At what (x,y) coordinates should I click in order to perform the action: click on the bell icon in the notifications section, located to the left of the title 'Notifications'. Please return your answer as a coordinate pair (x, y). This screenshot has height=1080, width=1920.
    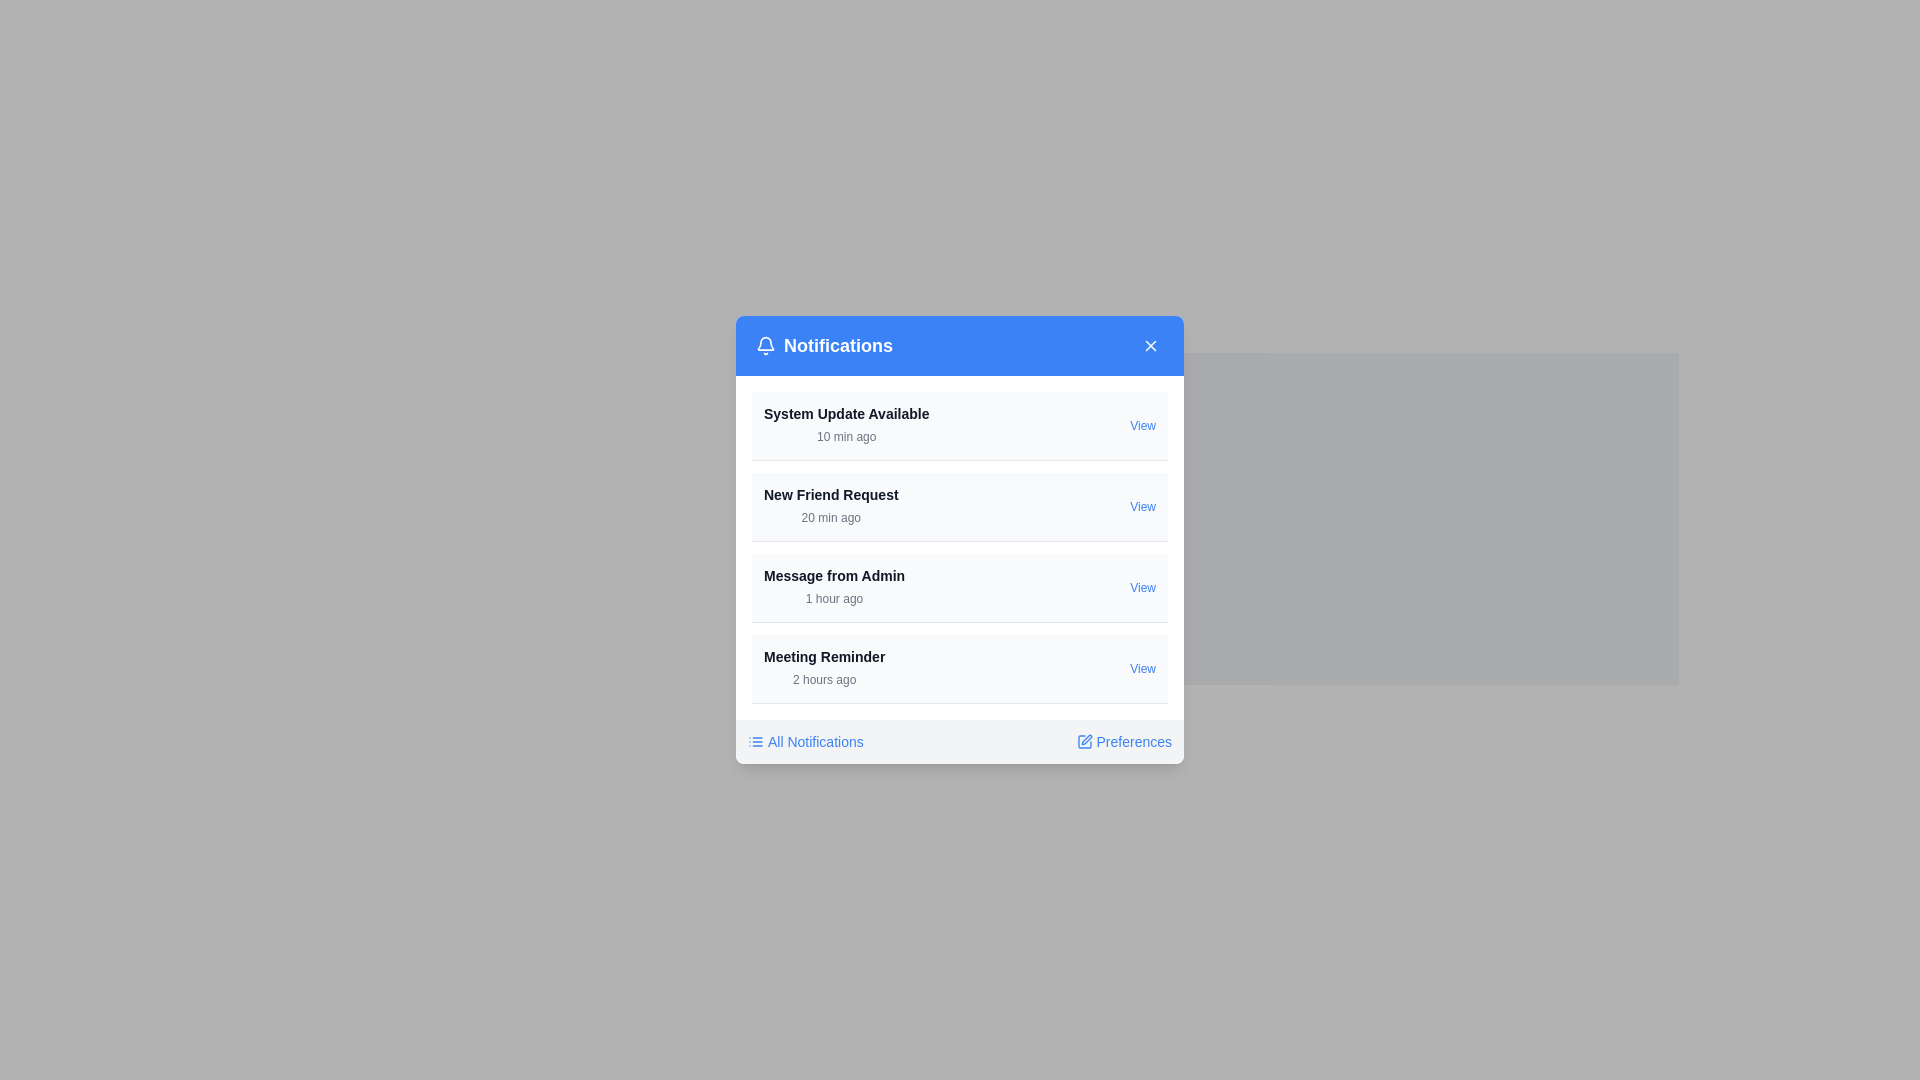
    Looking at the image, I should click on (765, 342).